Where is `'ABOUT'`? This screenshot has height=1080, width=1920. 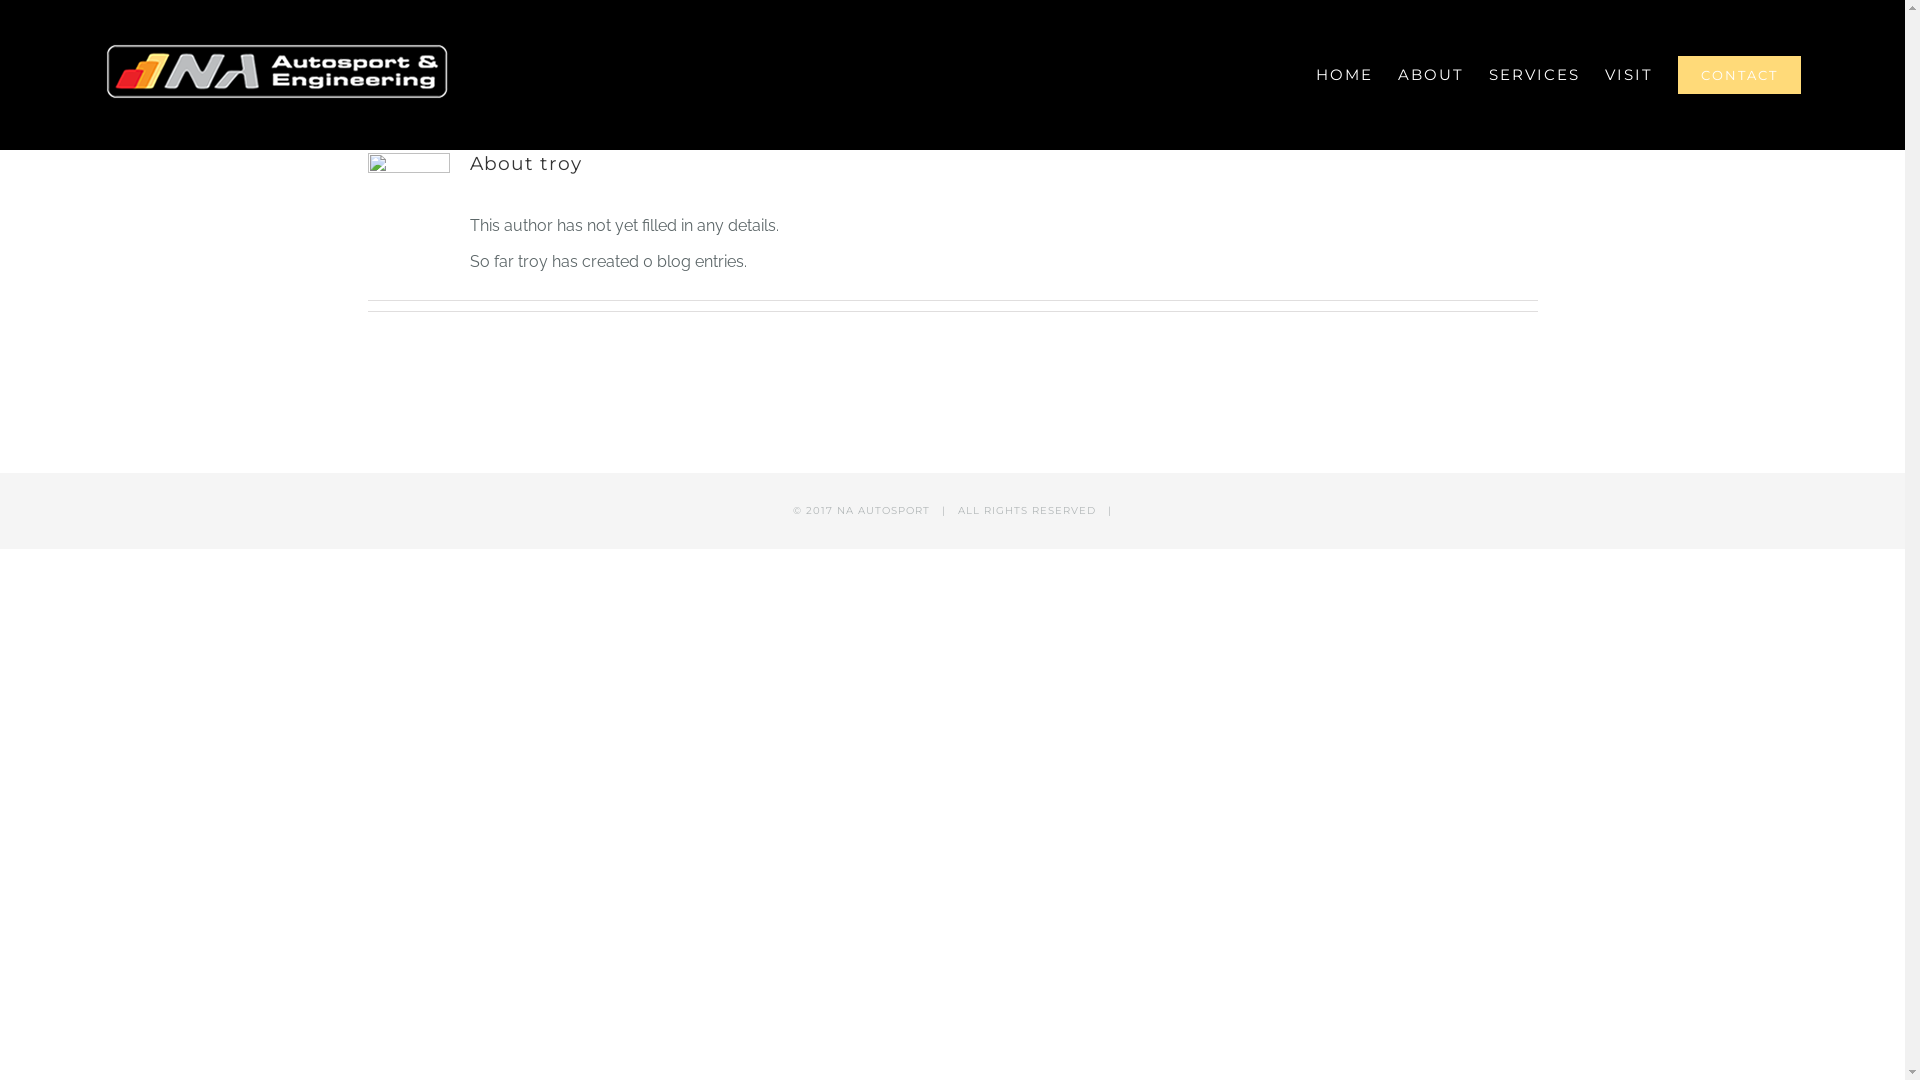
'ABOUT' is located at coordinates (1429, 73).